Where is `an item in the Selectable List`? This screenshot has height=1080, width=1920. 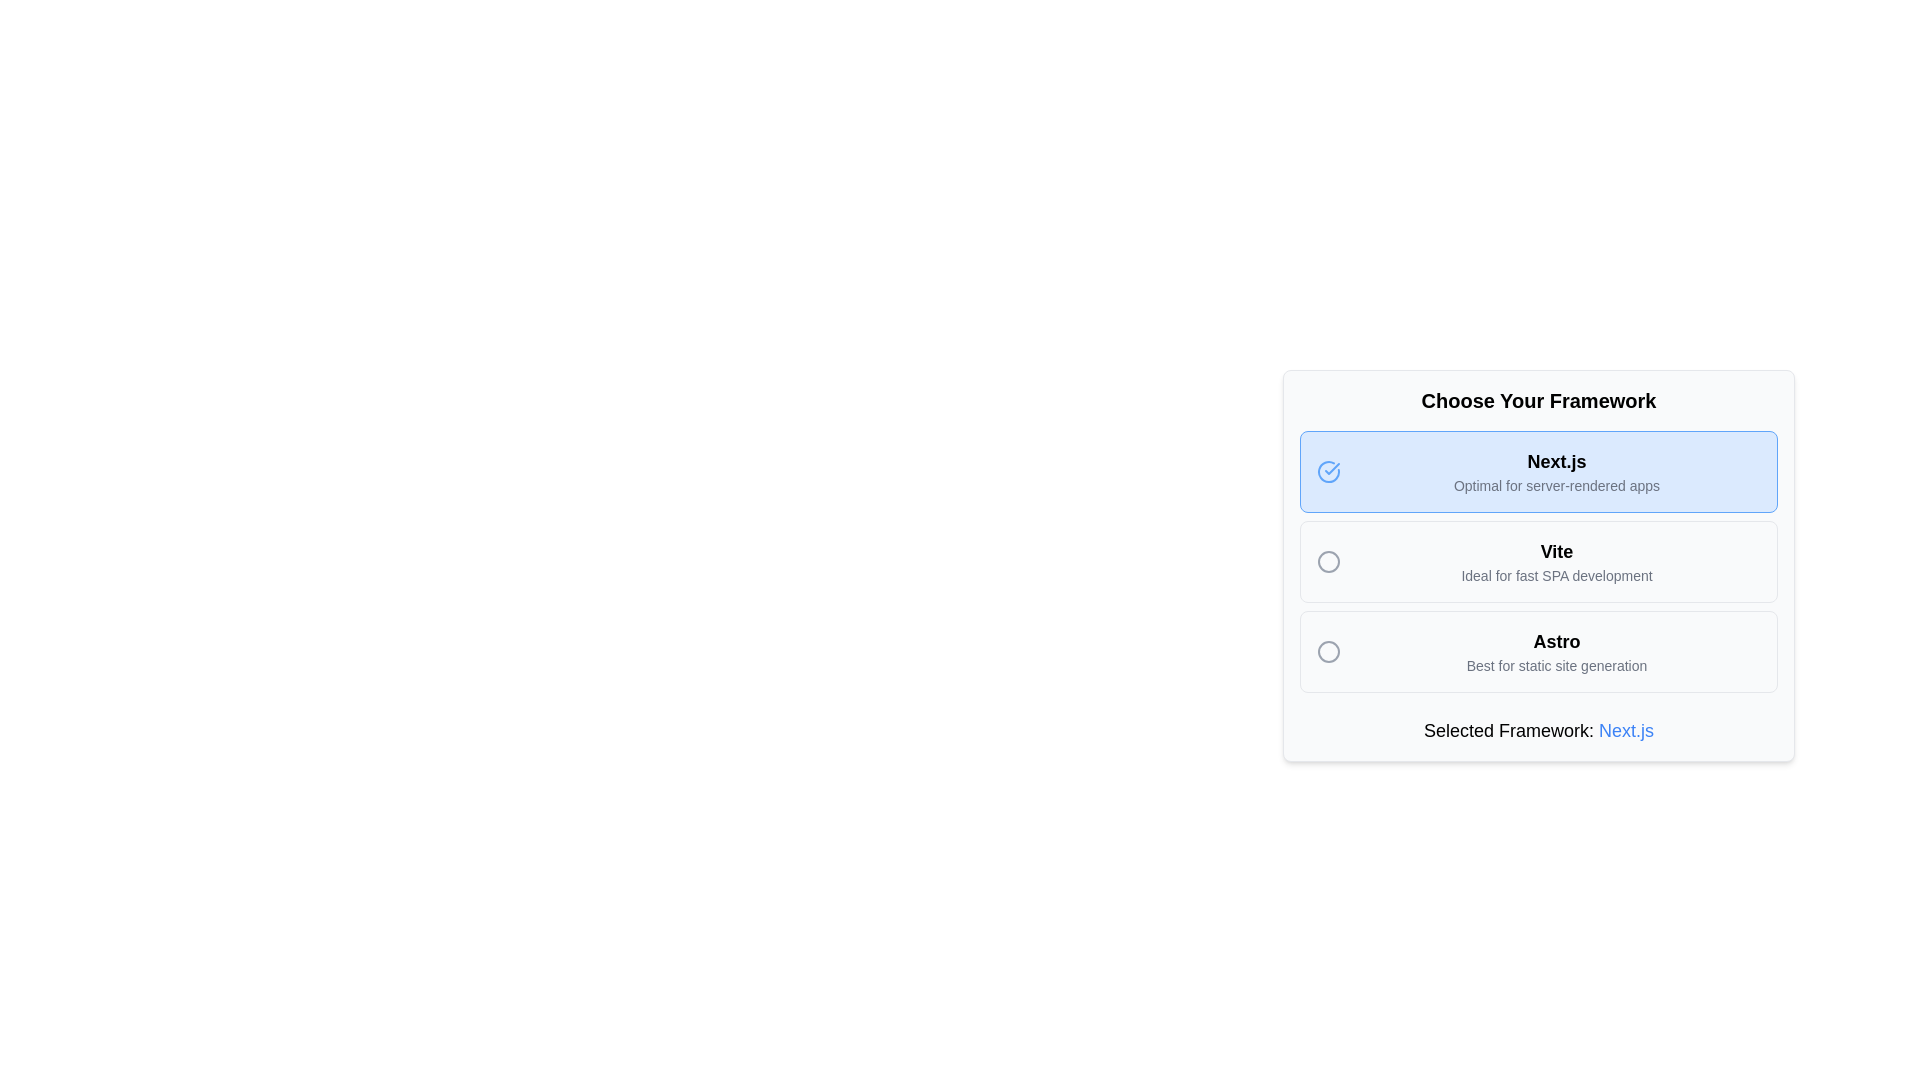 an item in the Selectable List is located at coordinates (1538, 562).